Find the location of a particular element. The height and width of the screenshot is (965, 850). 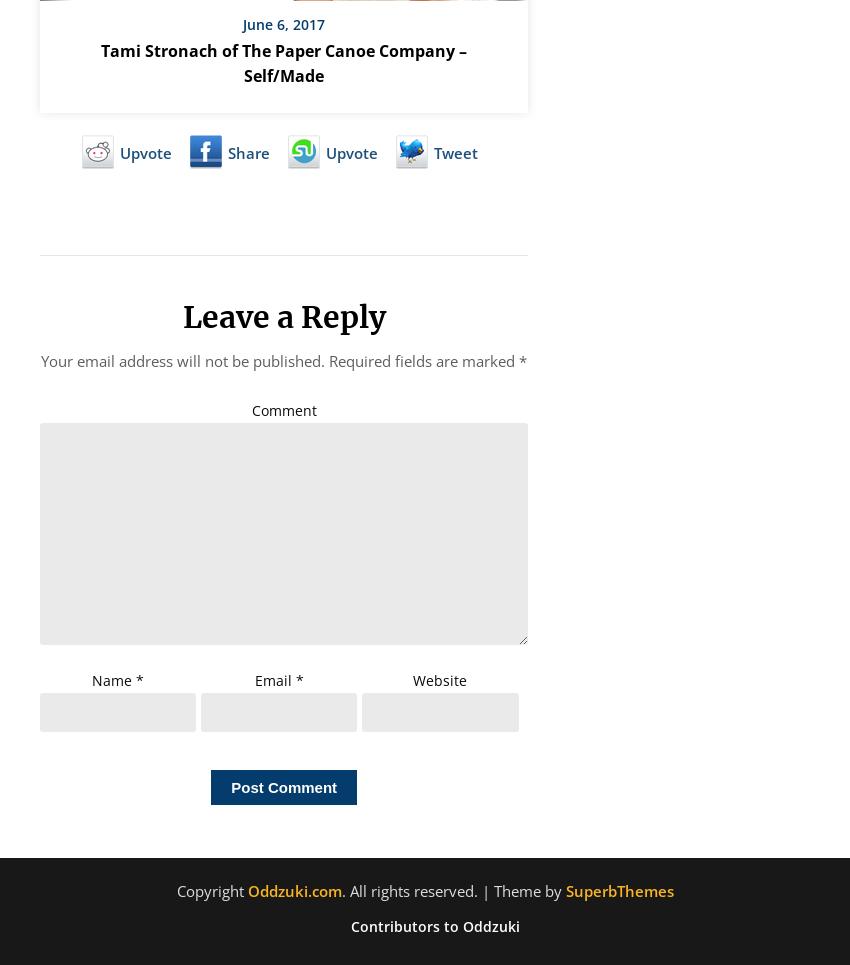

'Email' is located at coordinates (253, 678).